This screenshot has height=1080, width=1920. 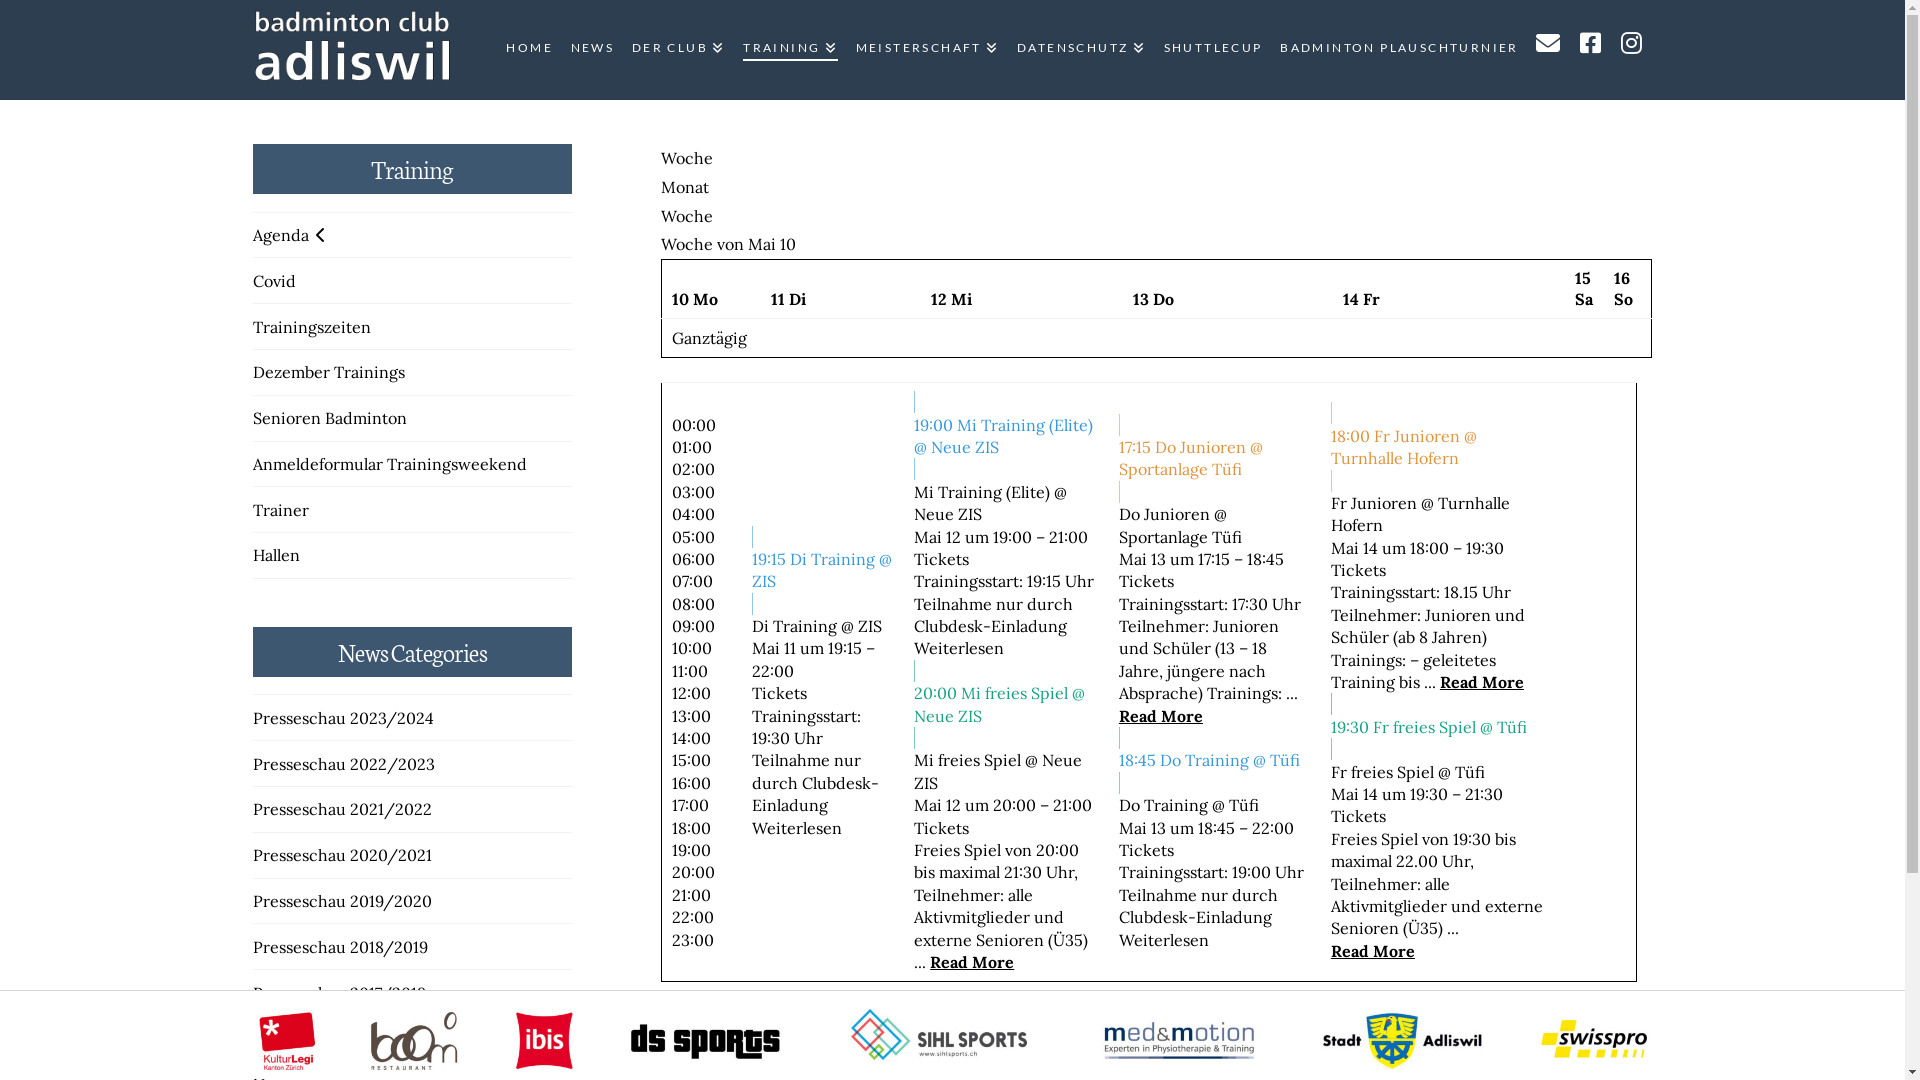 I want to click on 'Dezember Trainings', so click(x=327, y=371).